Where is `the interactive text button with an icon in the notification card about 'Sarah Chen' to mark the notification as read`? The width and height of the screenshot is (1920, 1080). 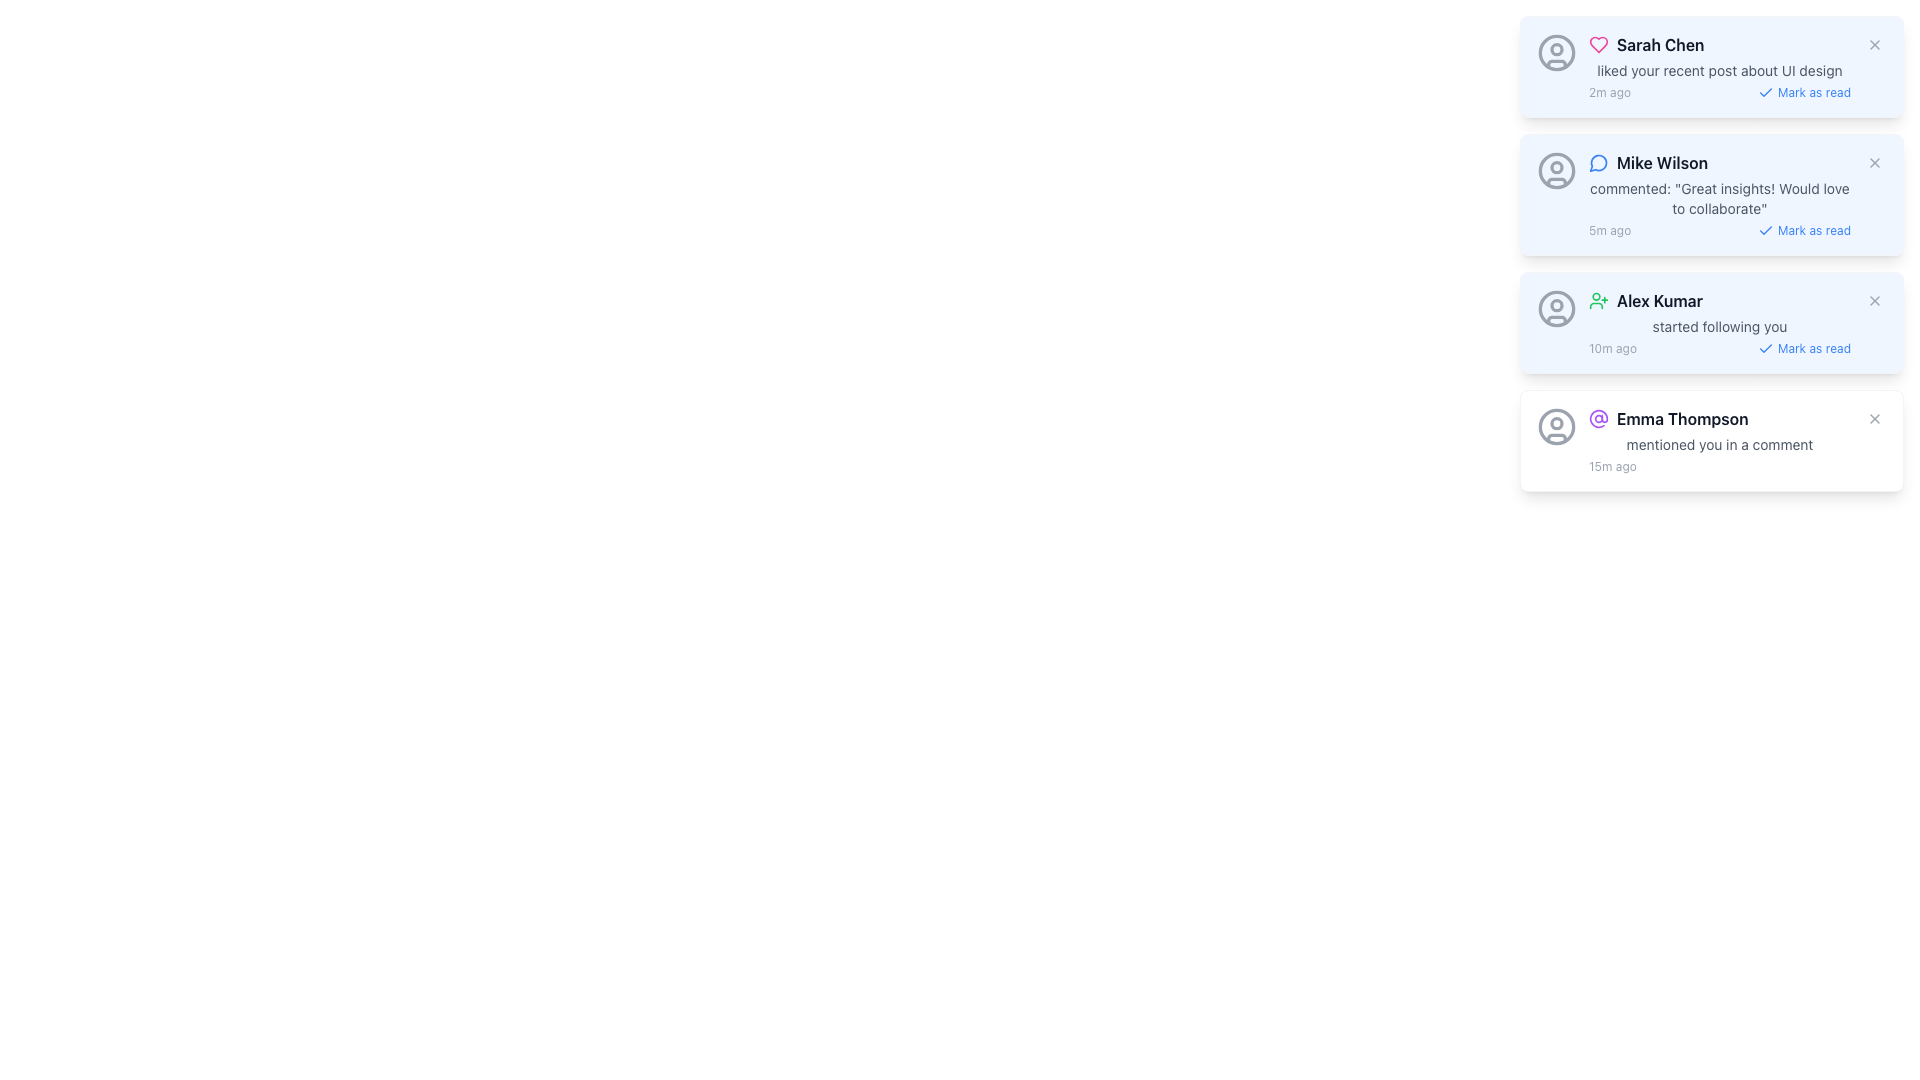
the interactive text button with an icon in the notification card about 'Sarah Chen' to mark the notification as read is located at coordinates (1804, 92).